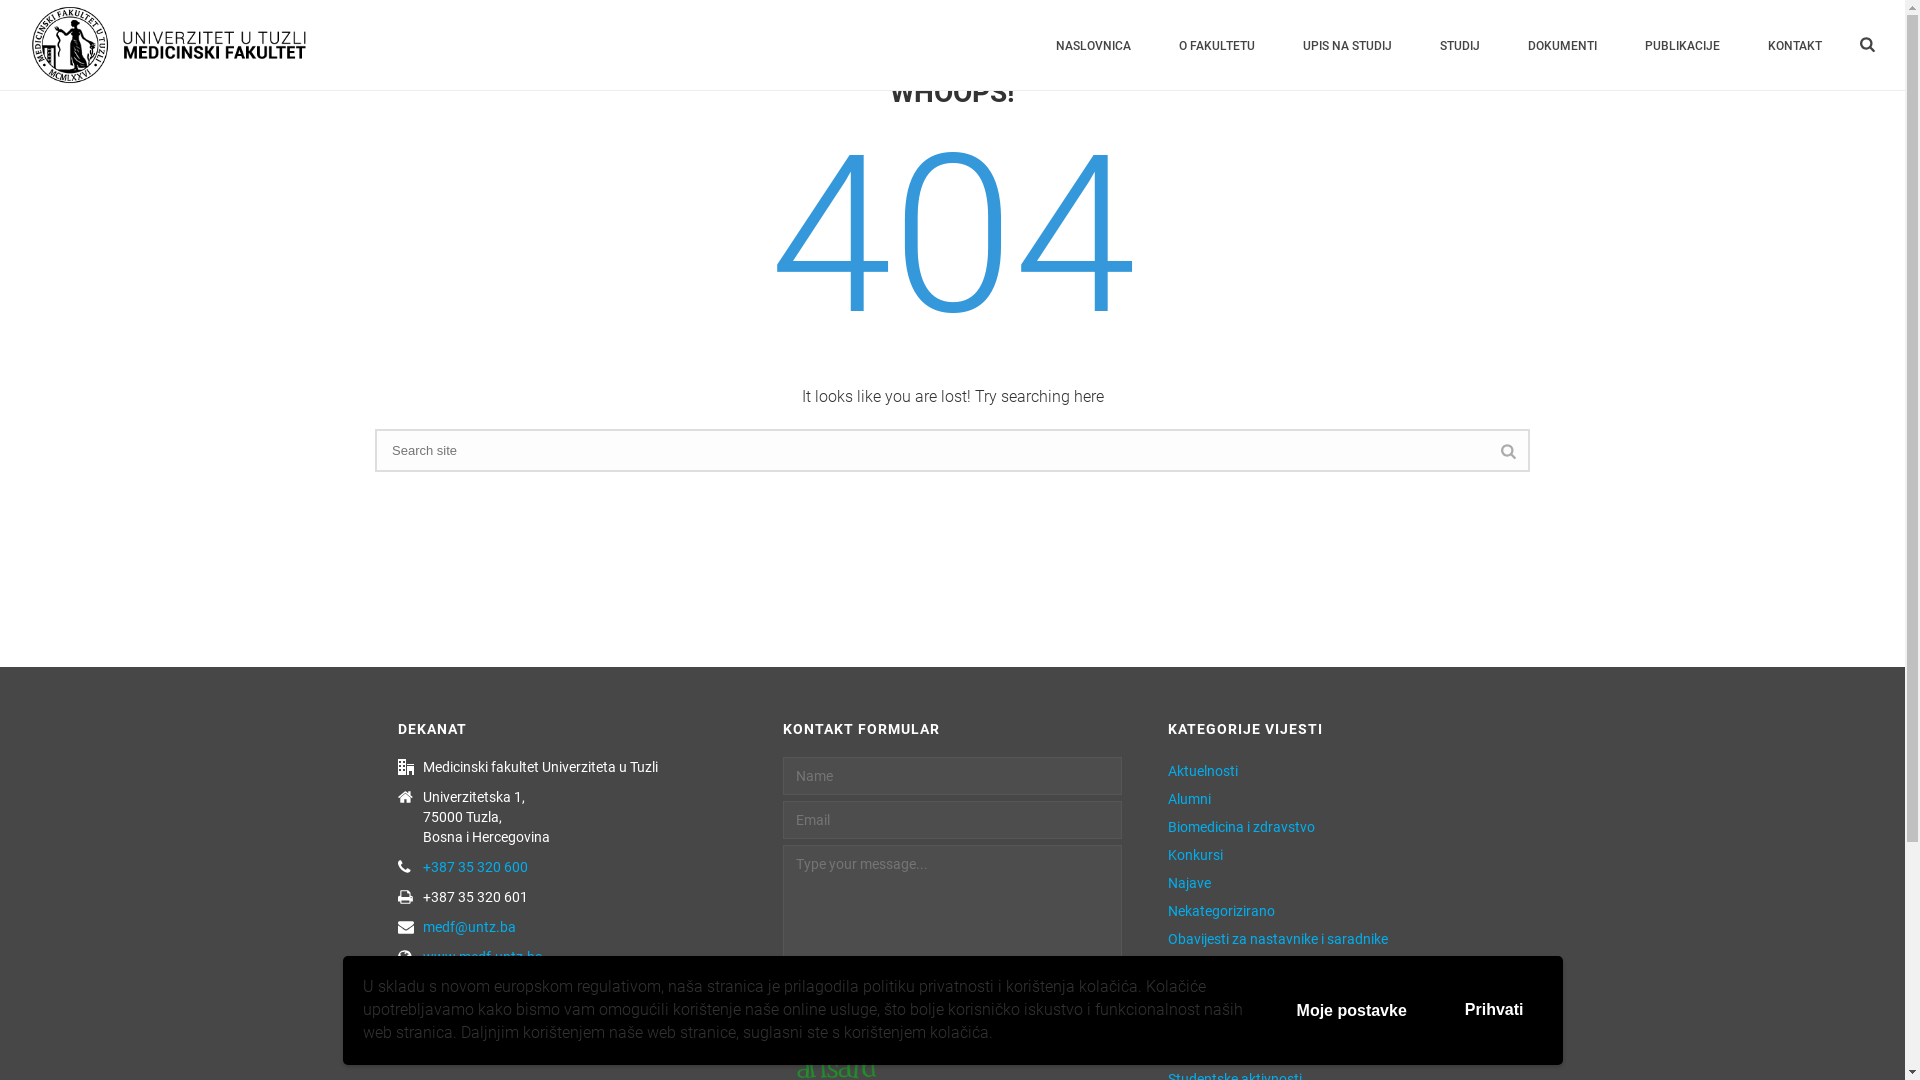  Describe the element at coordinates (1092, 45) in the screenshot. I see `'NASLOVNICA'` at that location.